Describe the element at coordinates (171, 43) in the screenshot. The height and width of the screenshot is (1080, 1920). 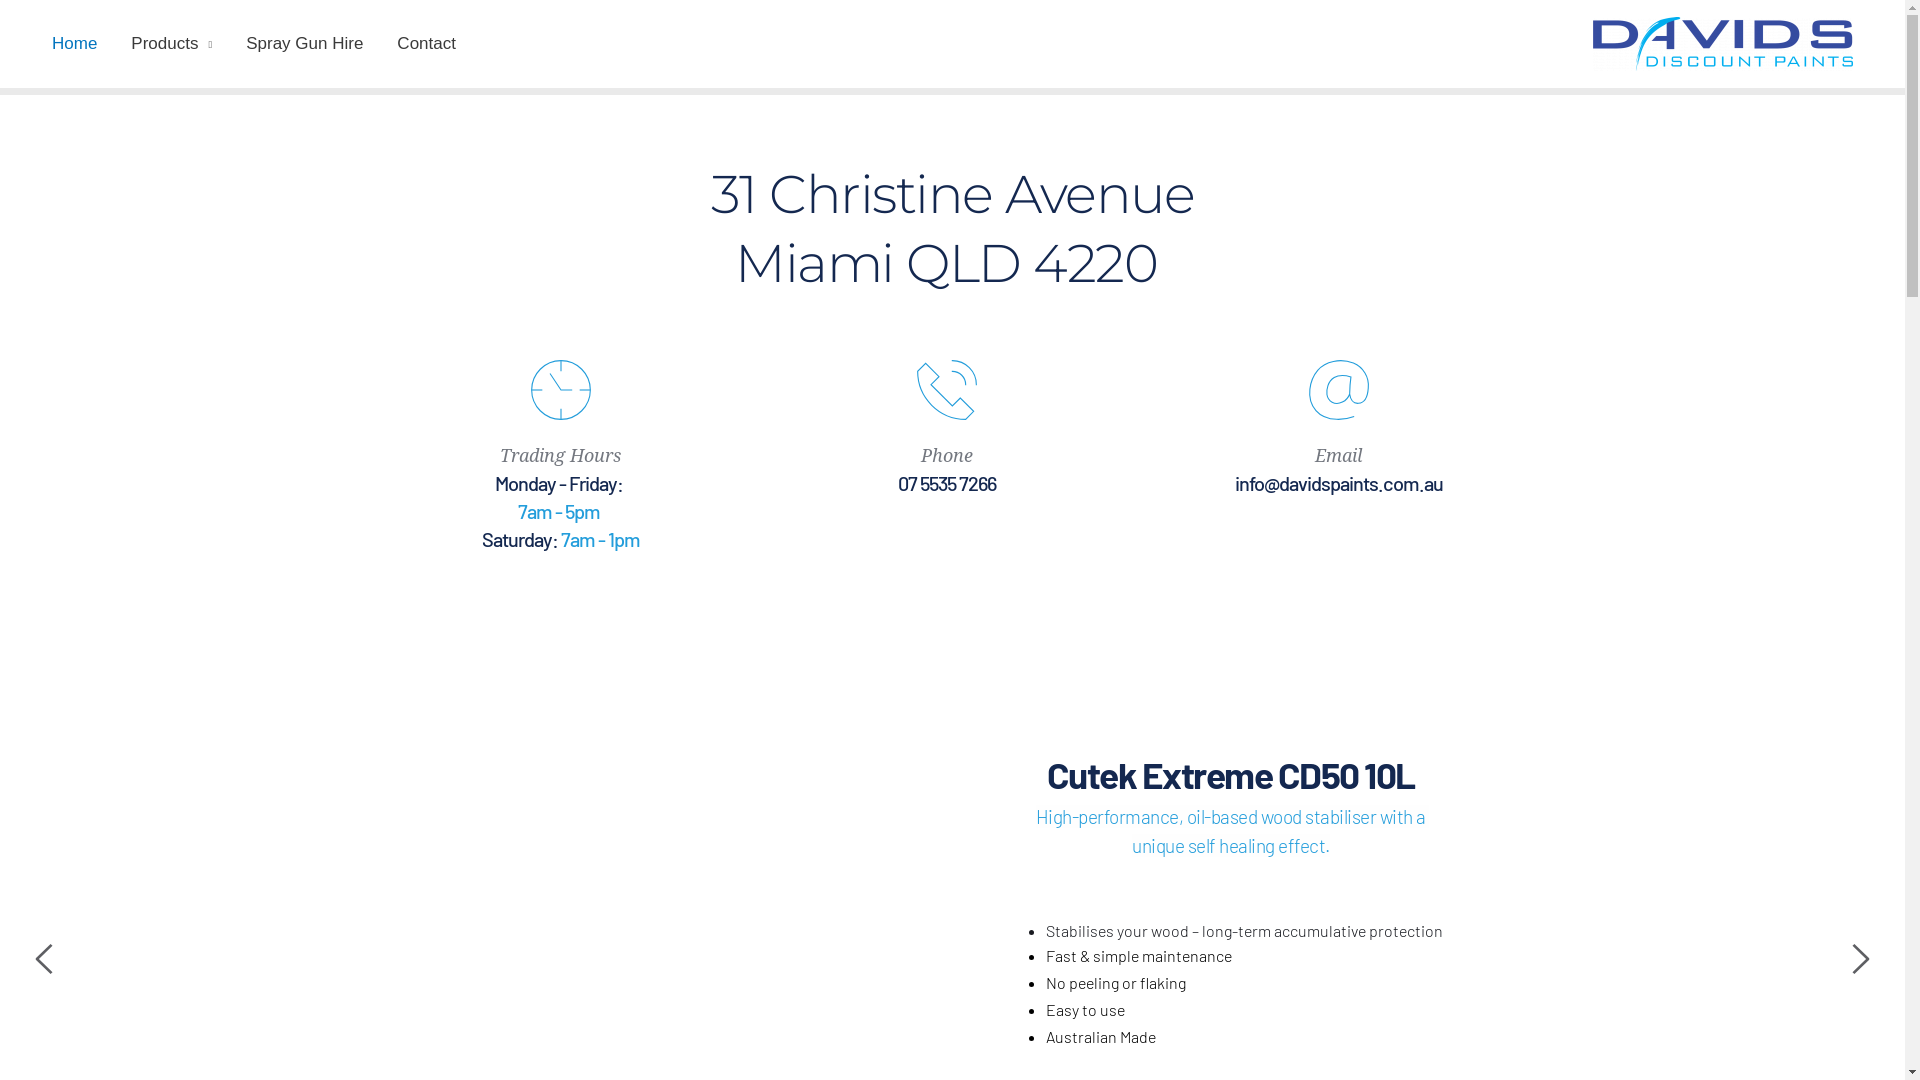
I see `'Products'` at that location.